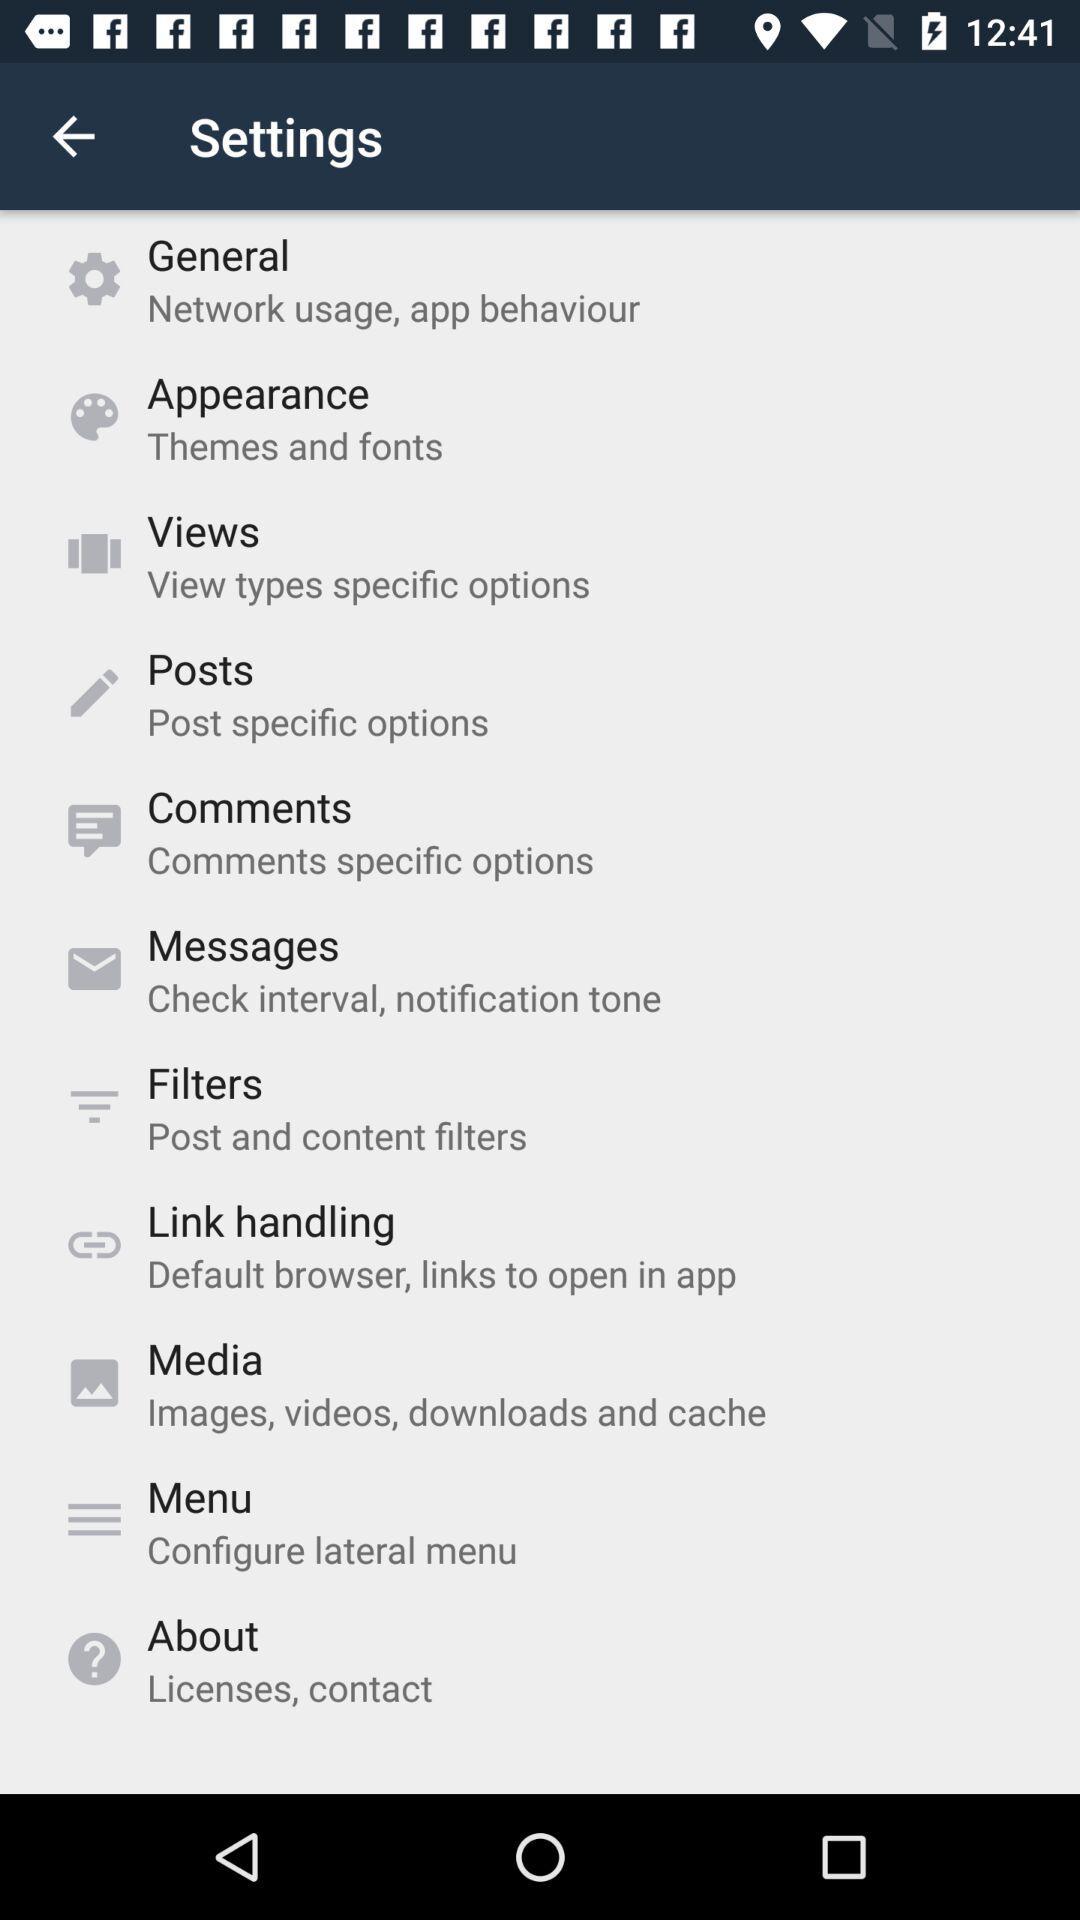 This screenshot has height=1920, width=1080. I want to click on the posts, so click(200, 668).